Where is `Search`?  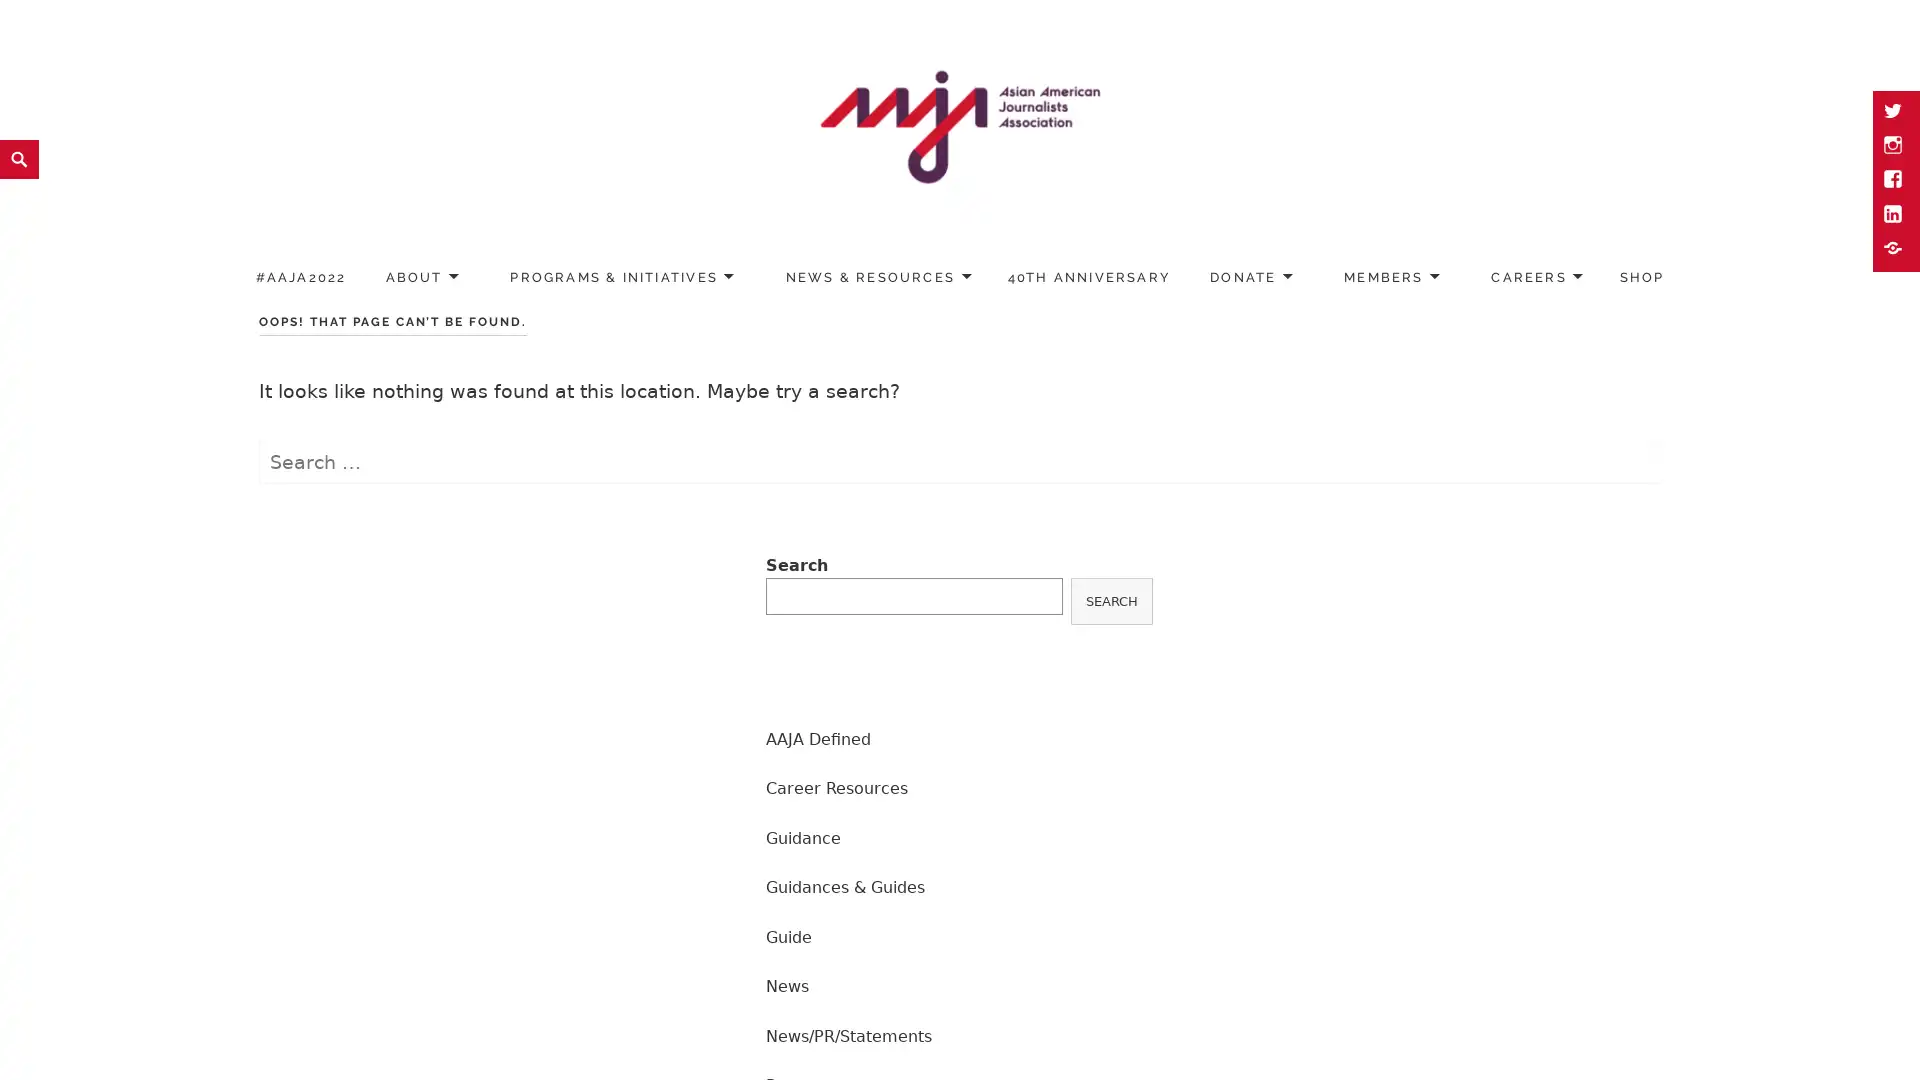
Search is located at coordinates (1660, 437).